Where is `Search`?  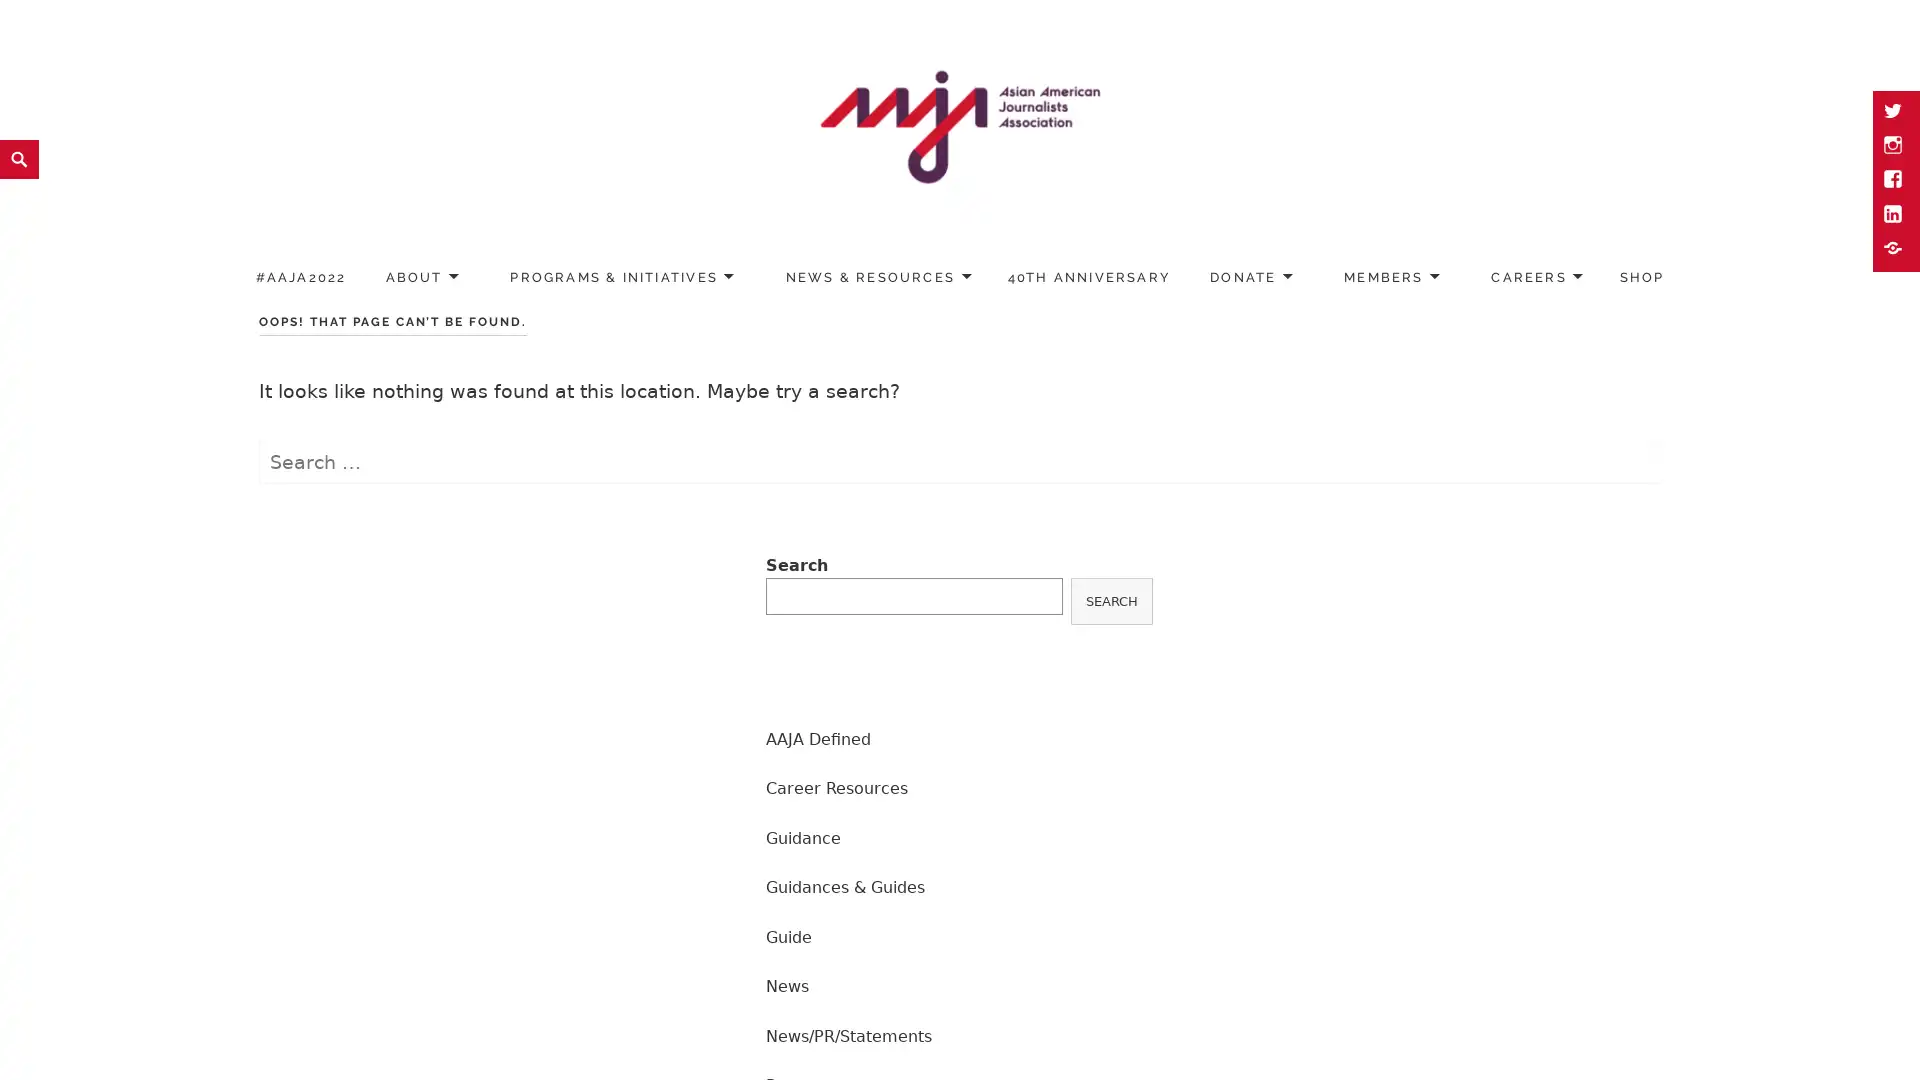
Search is located at coordinates (1660, 437).